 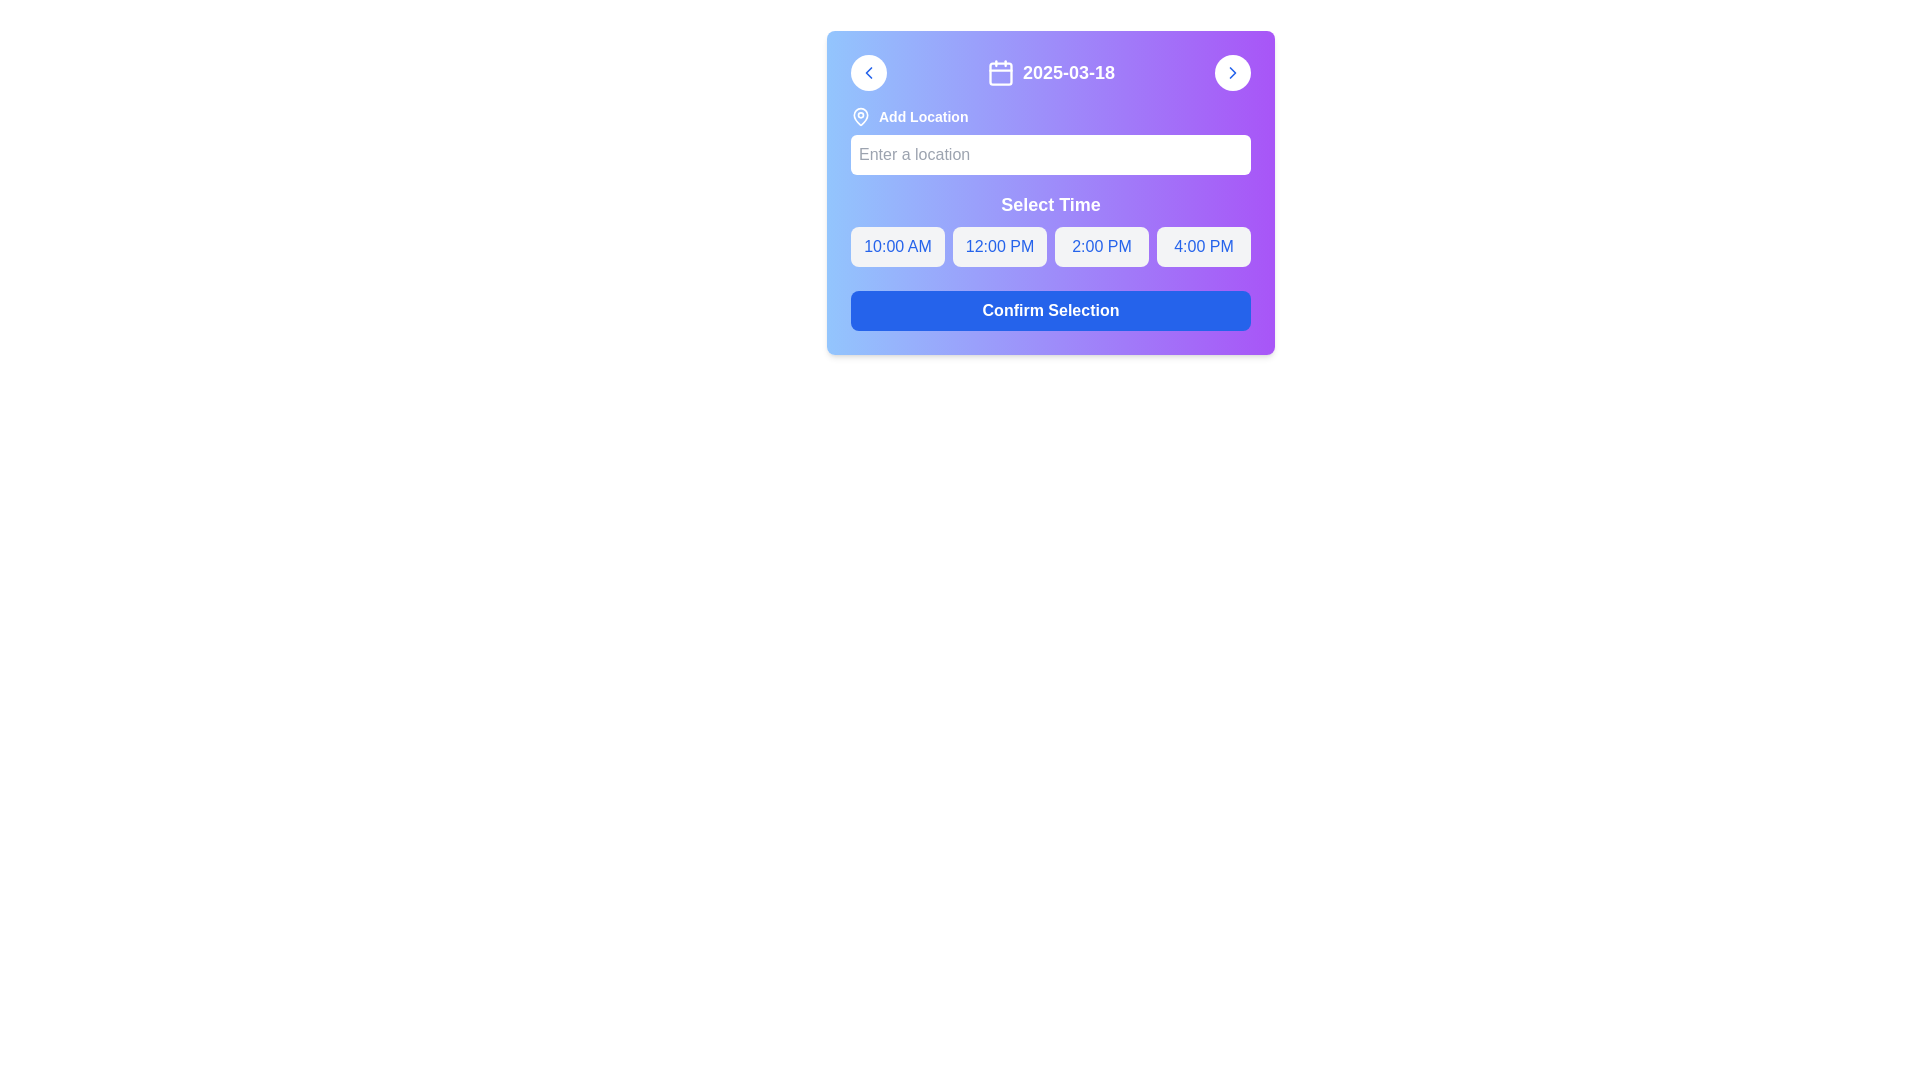 What do you see at coordinates (999, 245) in the screenshot?
I see `the button displaying '12:00 PM' to change its background color` at bounding box center [999, 245].